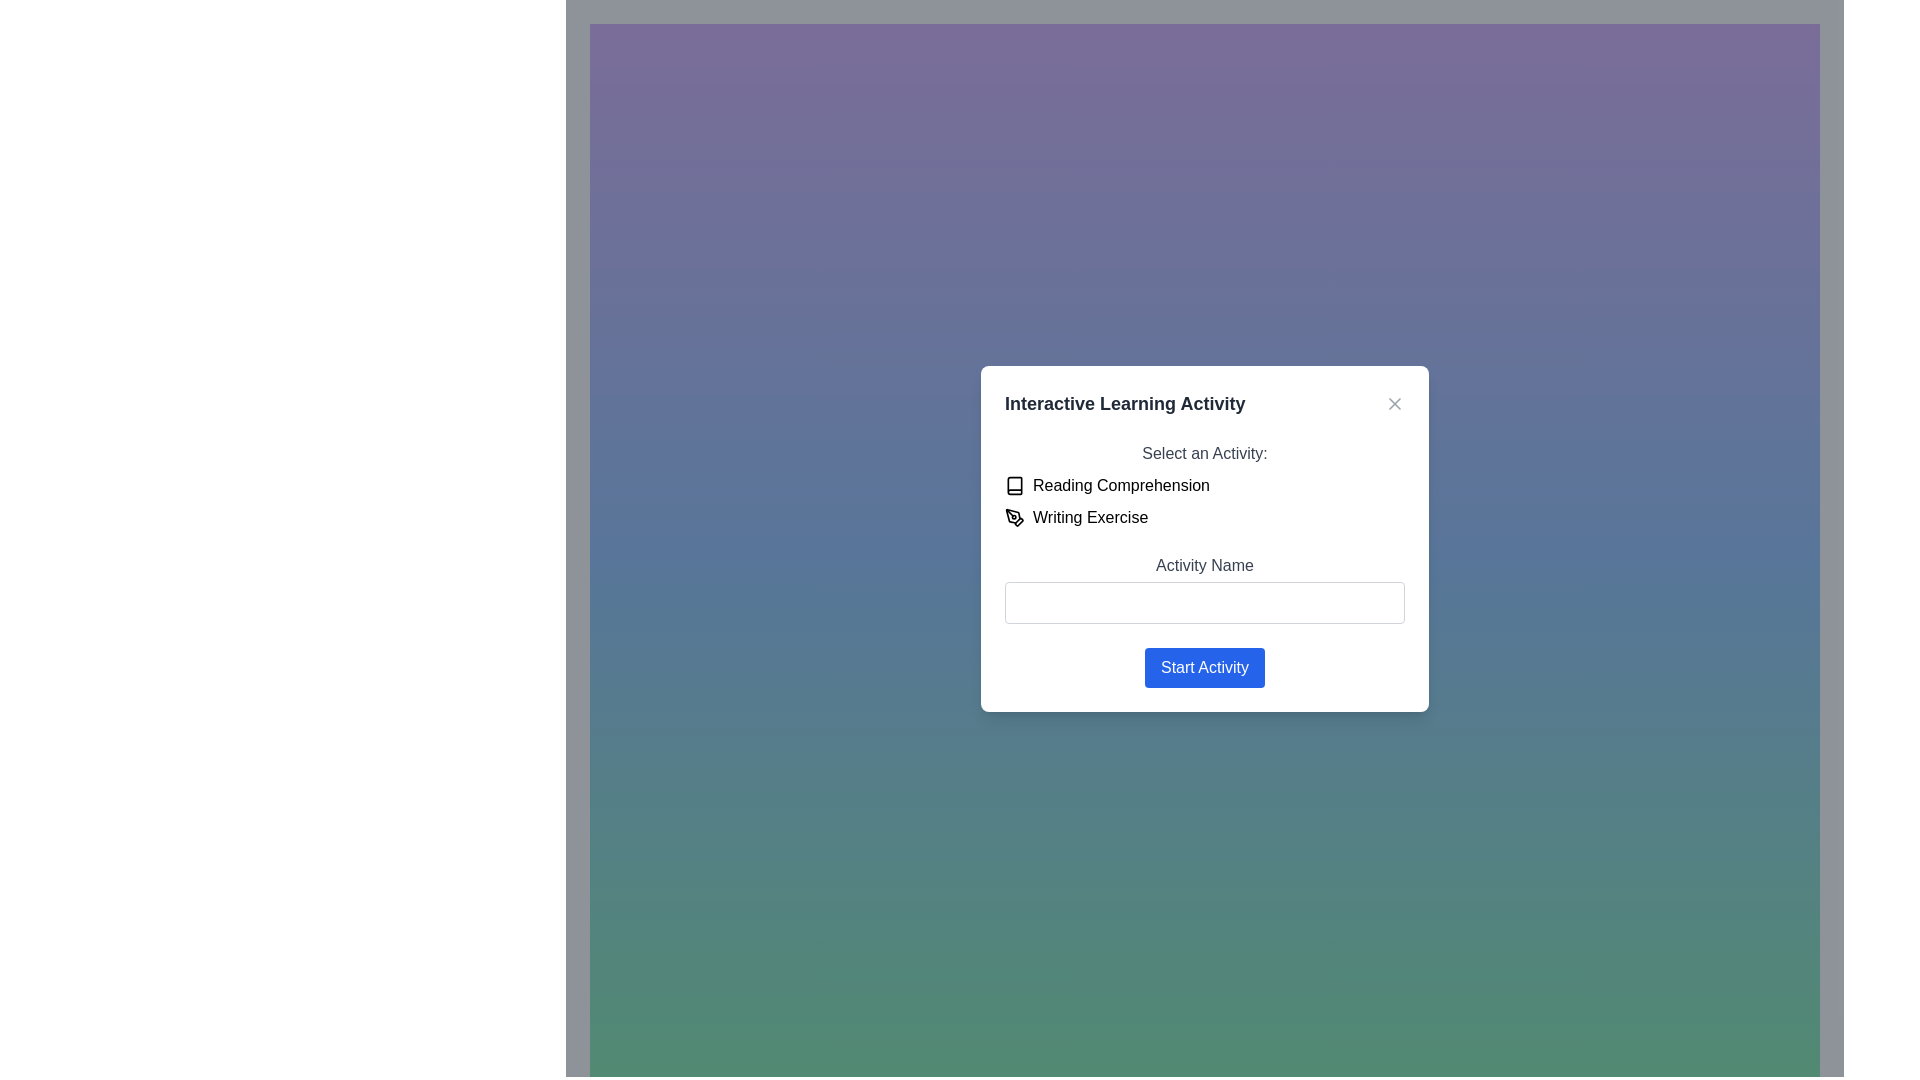 This screenshot has width=1920, height=1080. I want to click on the 'Start Activity' button, which is a rectangular button with a blue background and white text, located in the bottom section of the dialog titled 'Interactive Learning Activity', so click(1203, 667).